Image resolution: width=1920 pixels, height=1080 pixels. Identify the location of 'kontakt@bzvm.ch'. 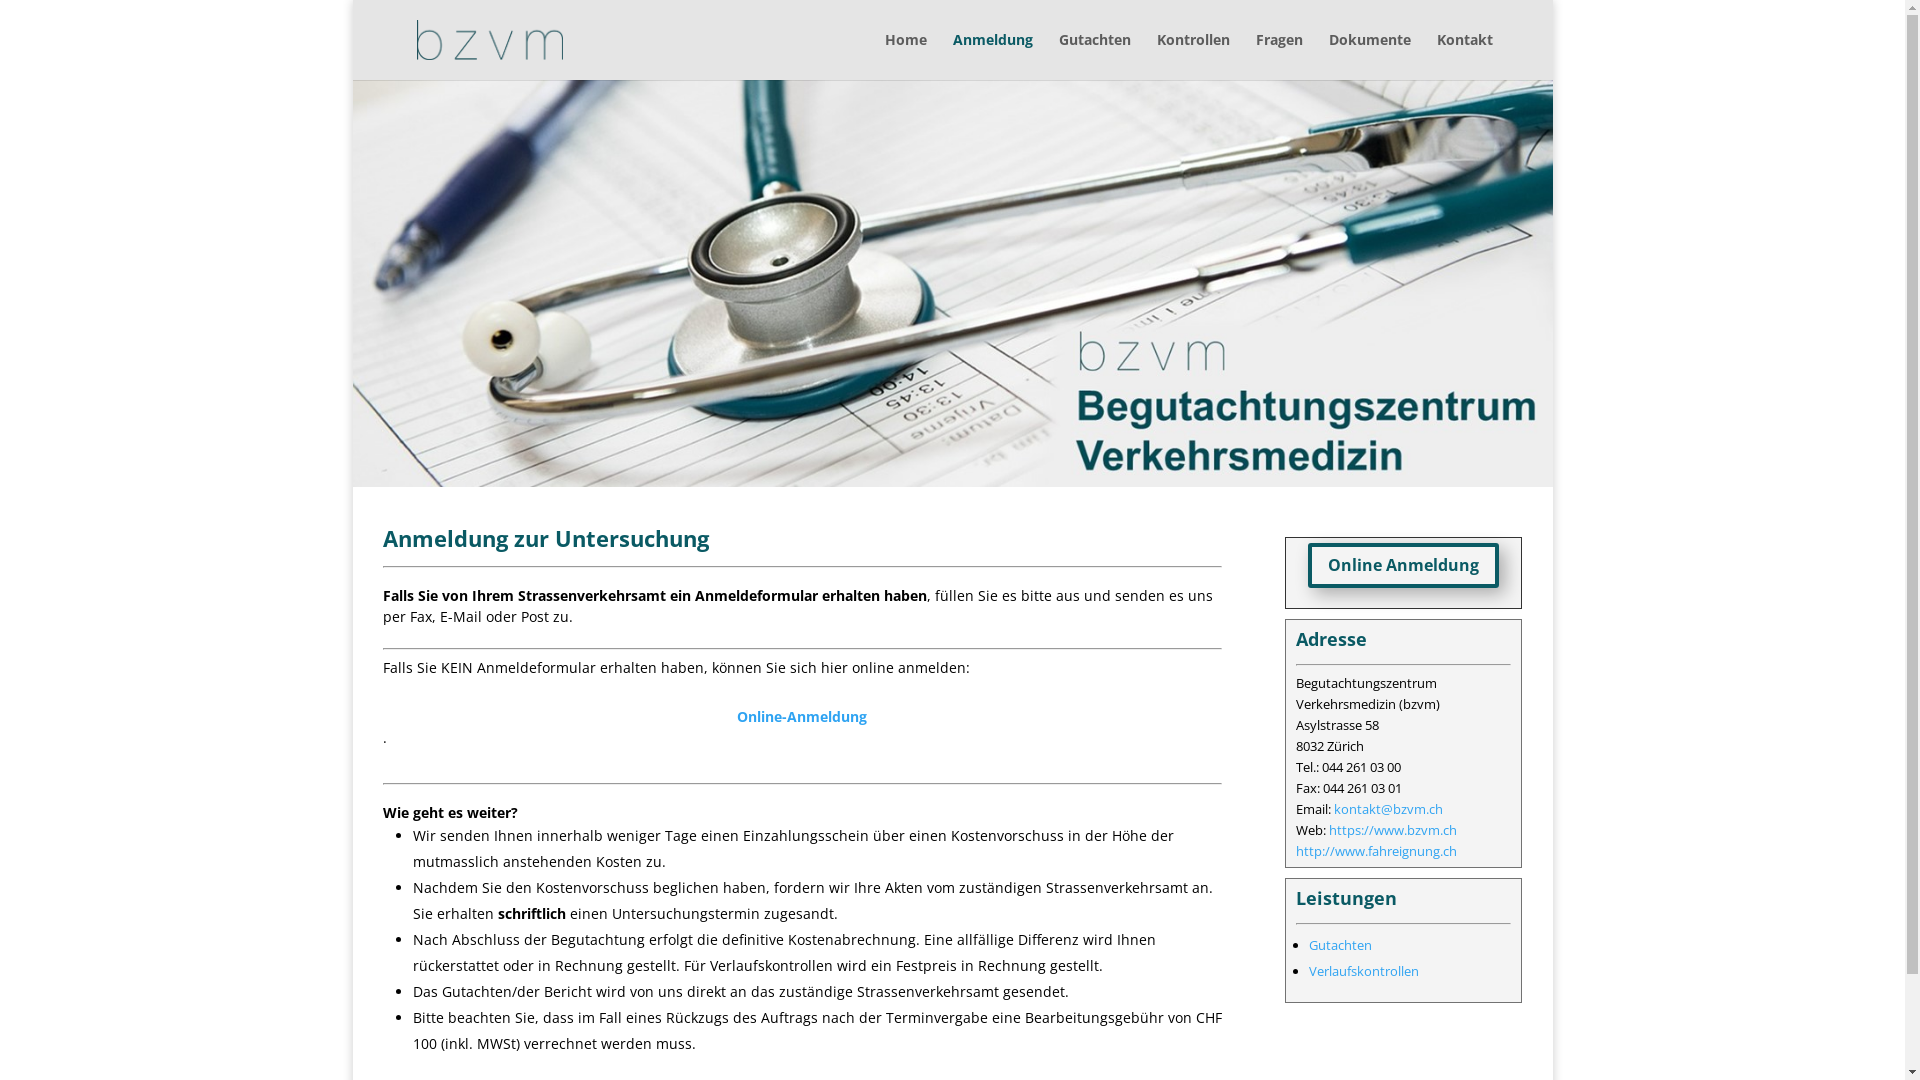
(1387, 808).